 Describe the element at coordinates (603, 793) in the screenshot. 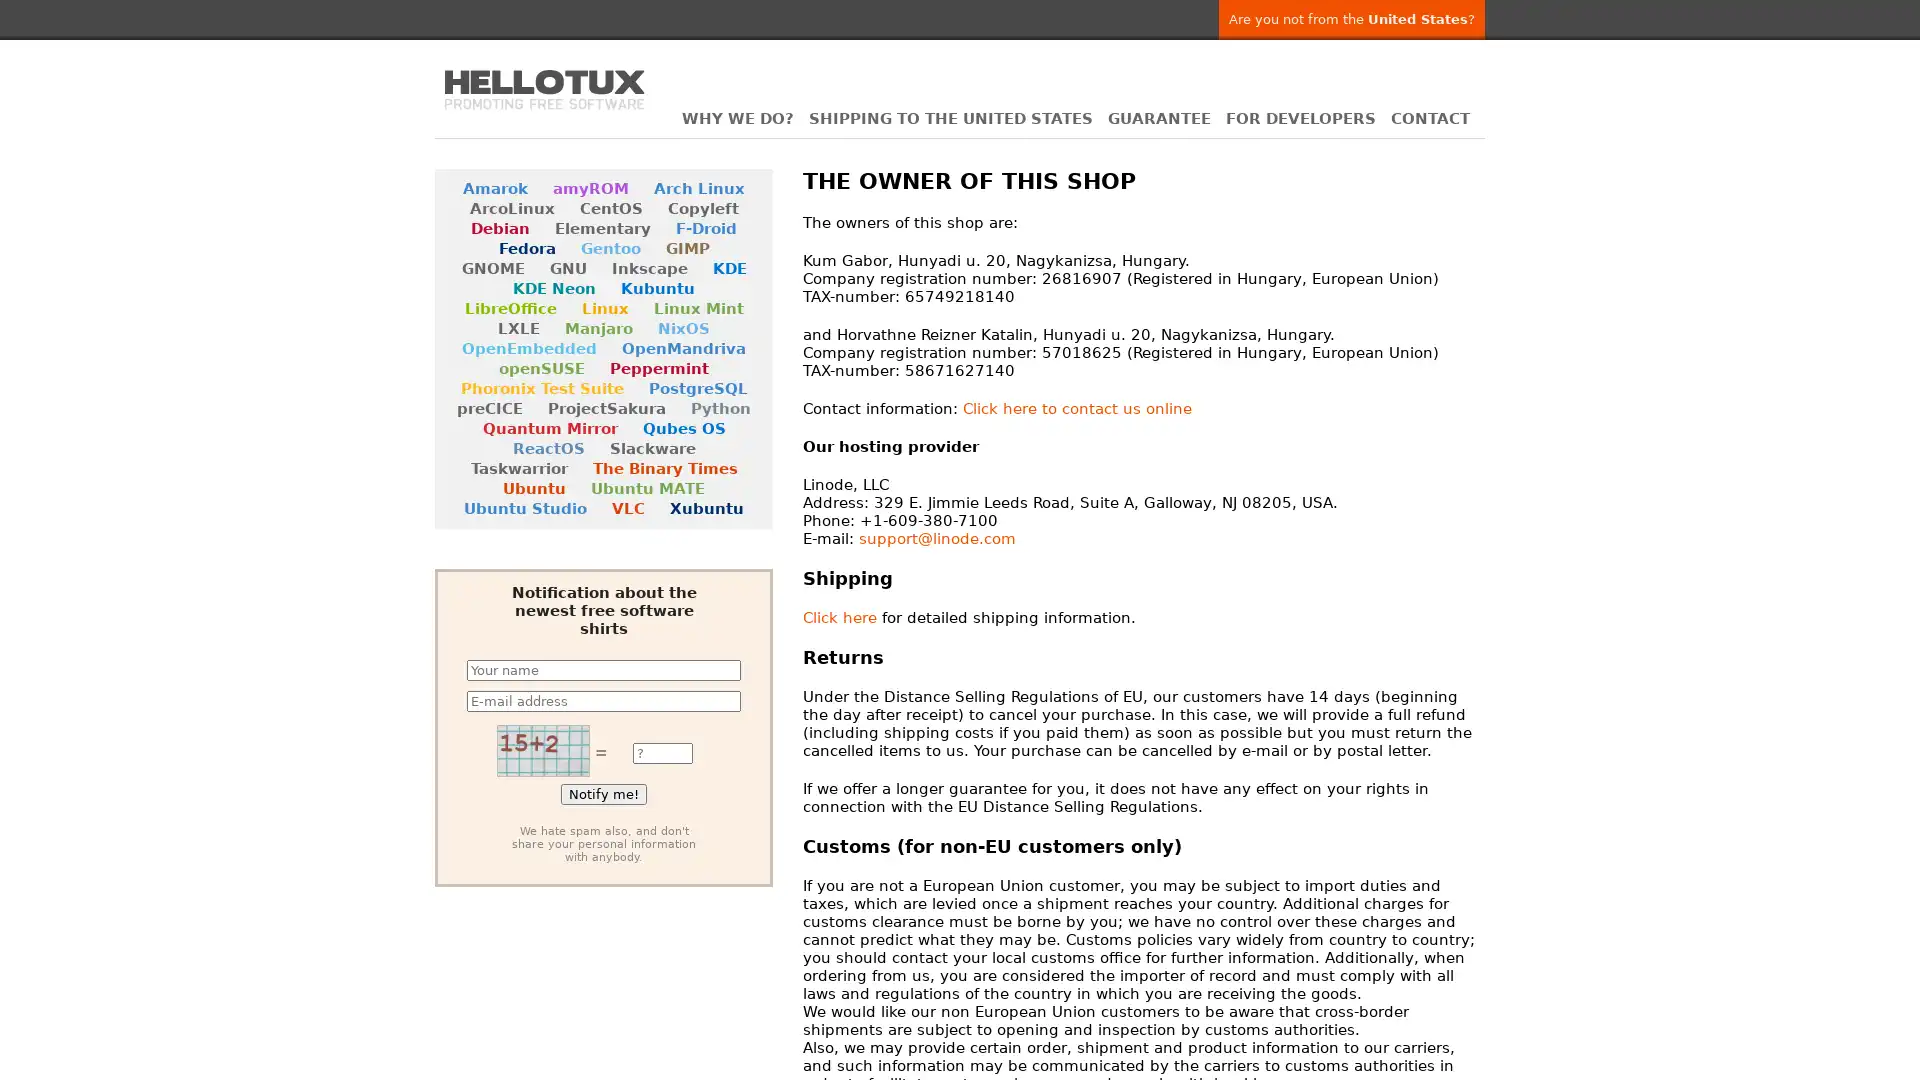

I see `Notify me!` at that location.